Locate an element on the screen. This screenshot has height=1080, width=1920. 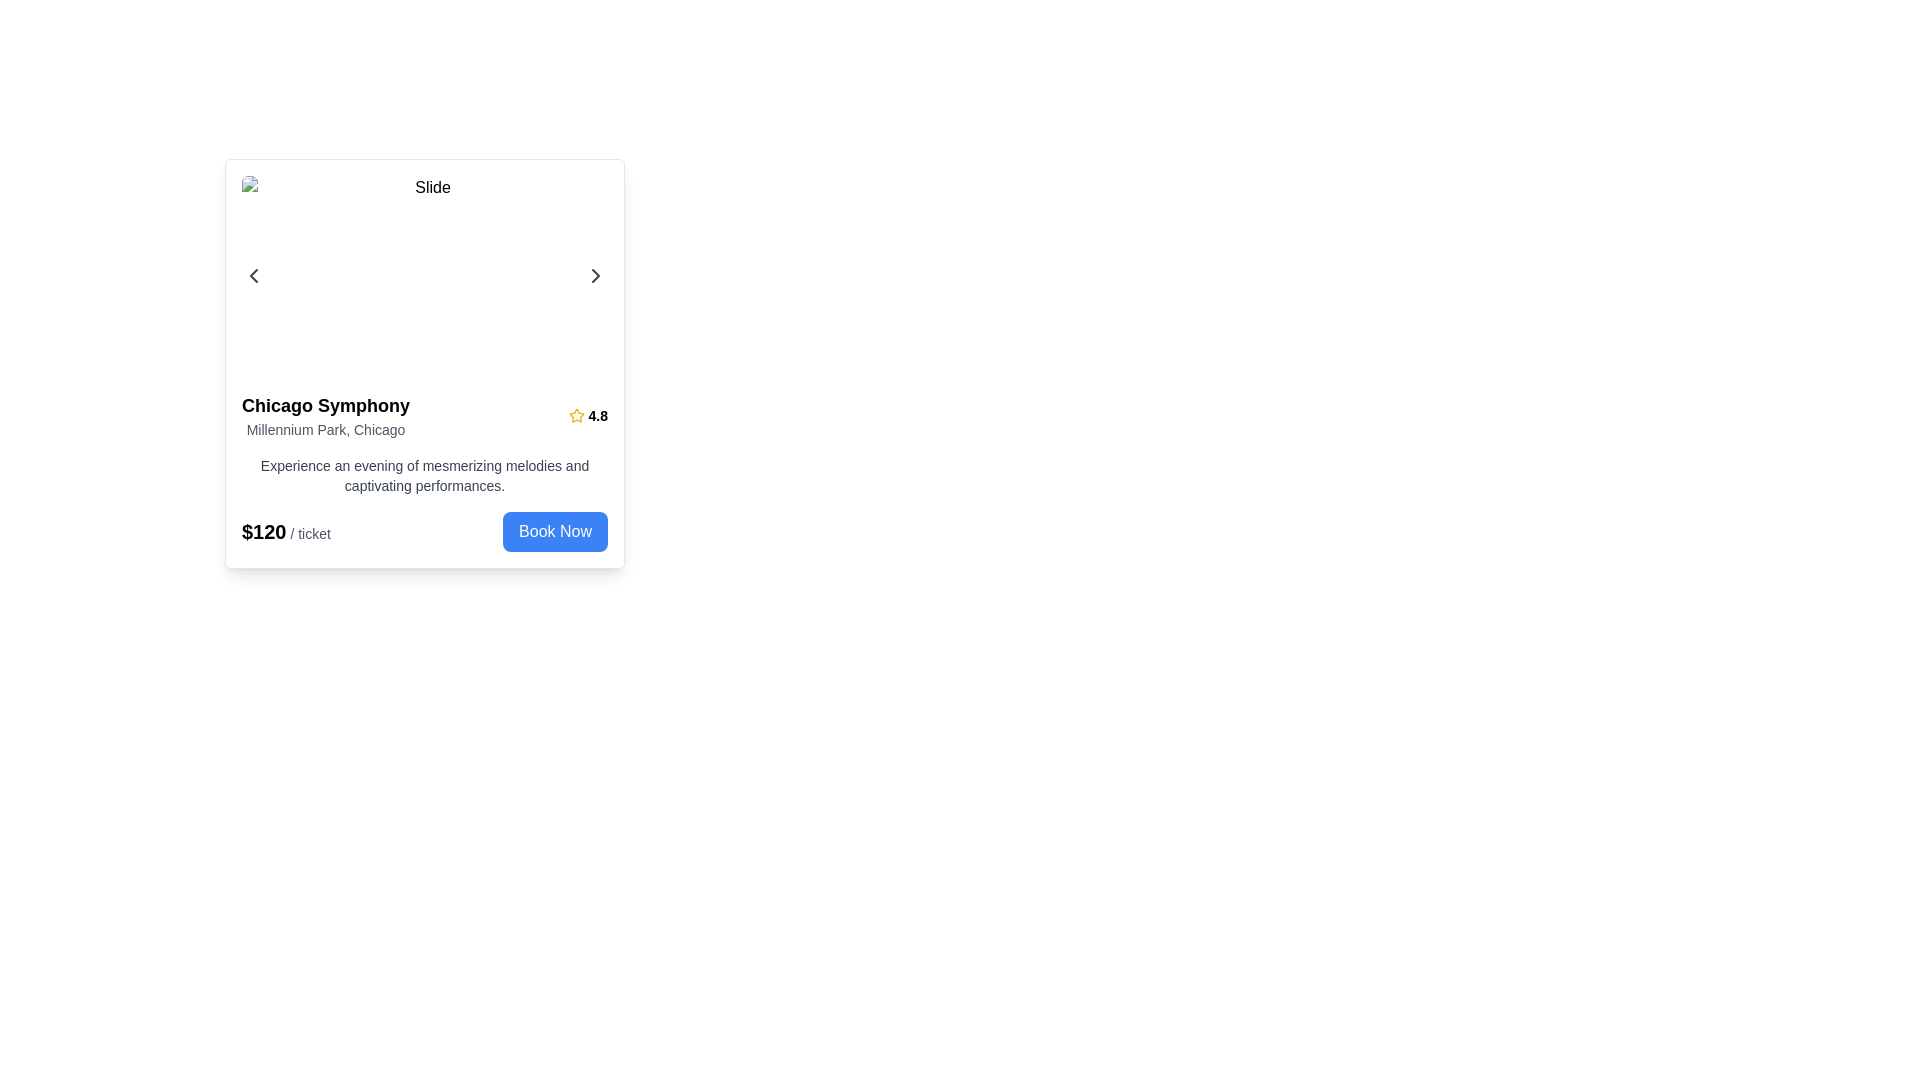
text label displaying 'Millennium Park, Chicago', which is located directly below the 'Chicago Symphony' text in the upper-left area of the card interface is located at coordinates (326, 428).